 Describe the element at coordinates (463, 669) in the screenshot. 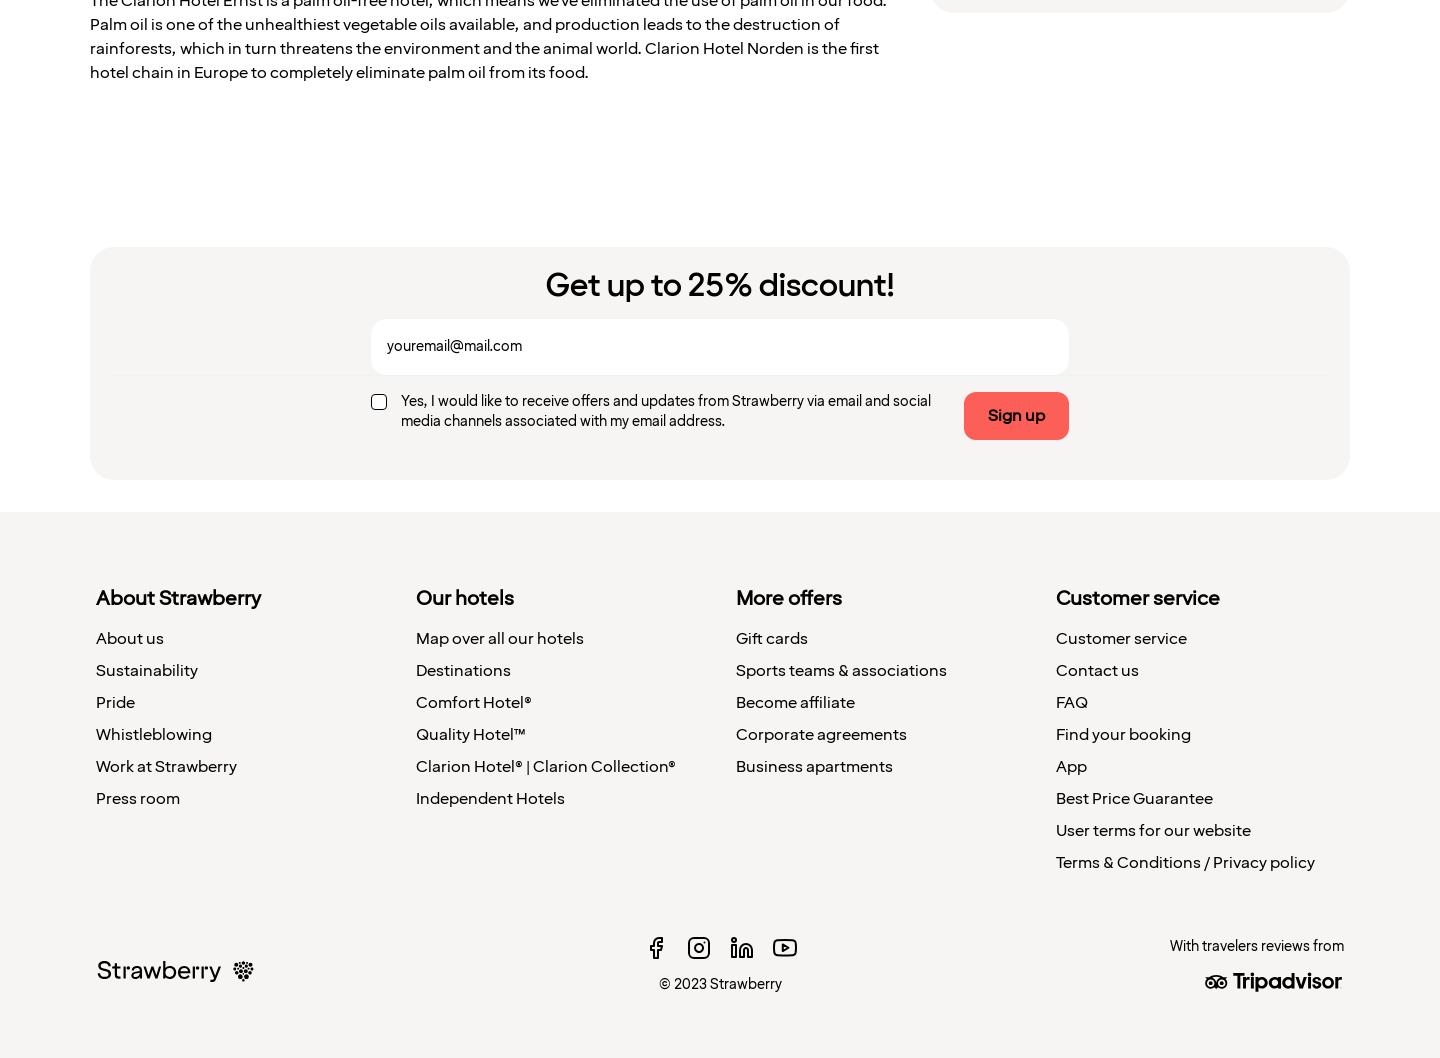

I see `'Destinations'` at that location.